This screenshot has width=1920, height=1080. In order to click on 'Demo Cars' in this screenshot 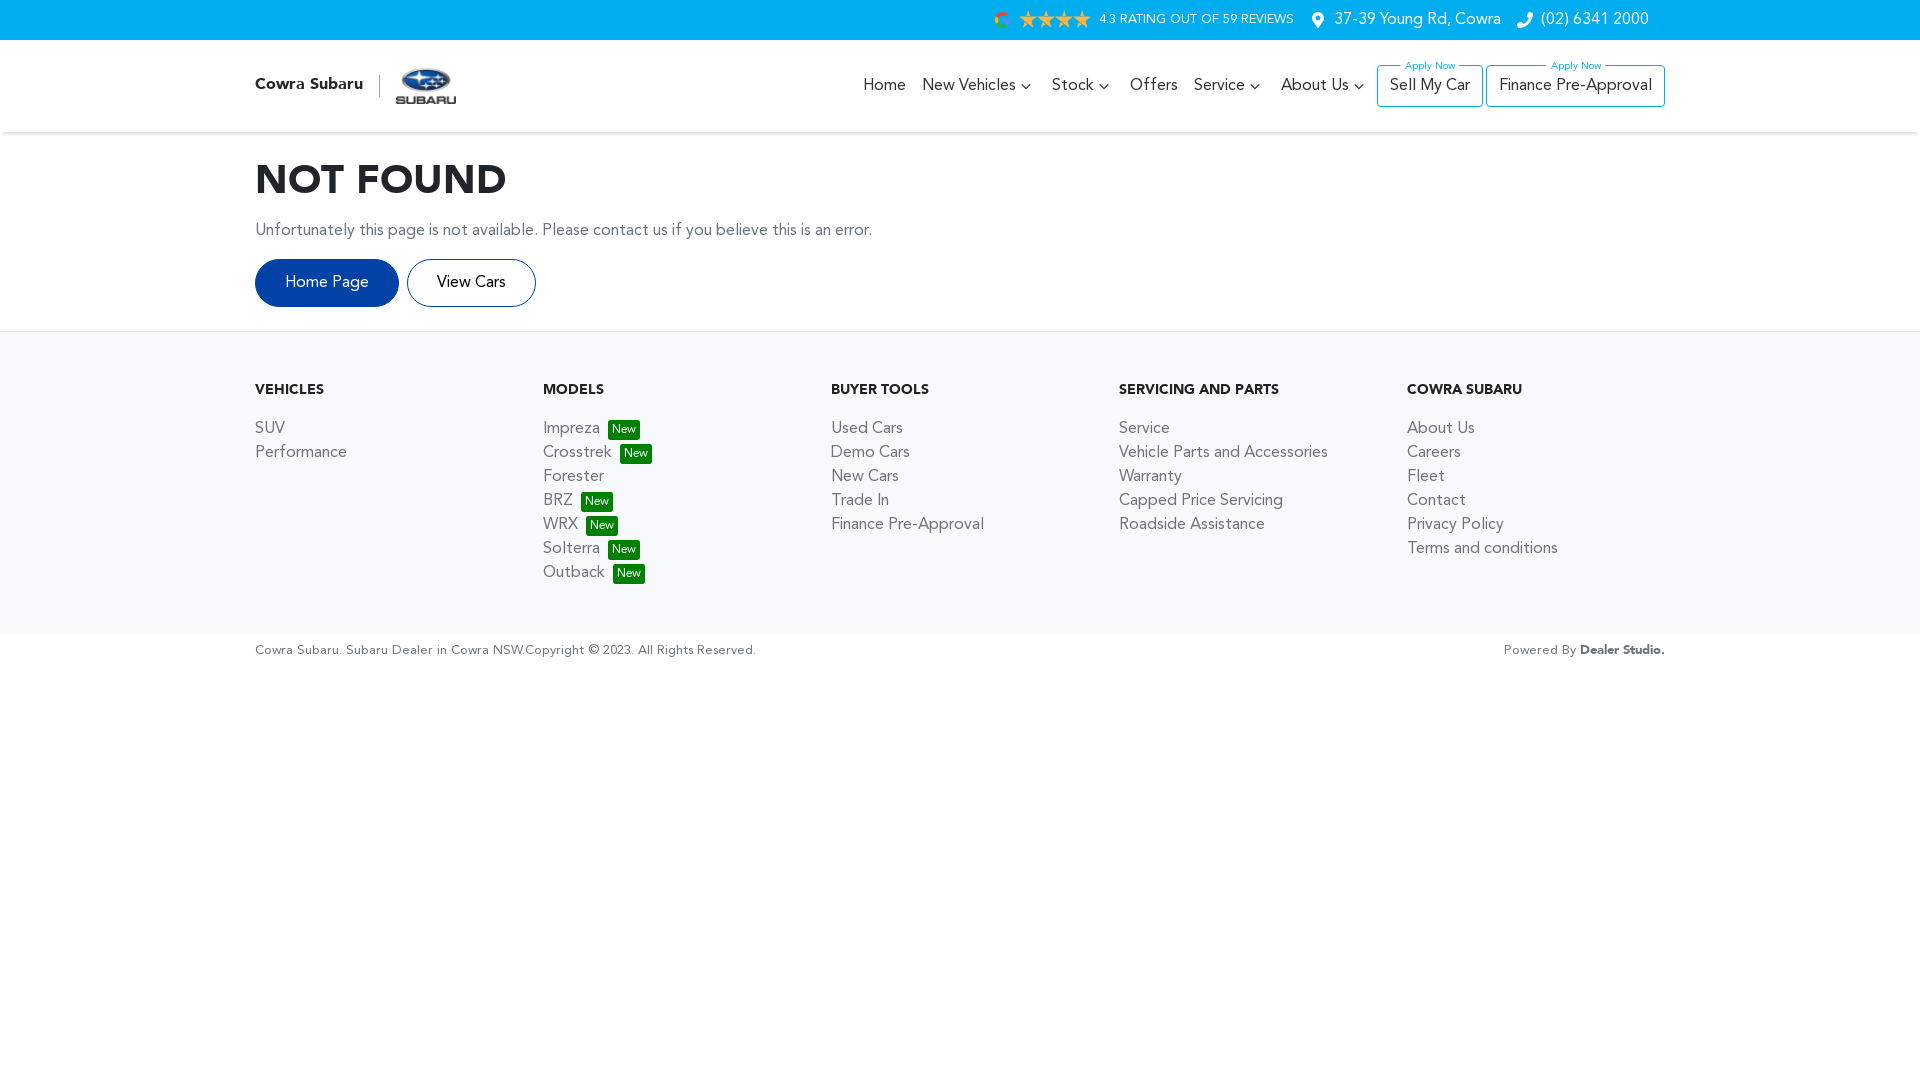, I will do `click(870, 452)`.